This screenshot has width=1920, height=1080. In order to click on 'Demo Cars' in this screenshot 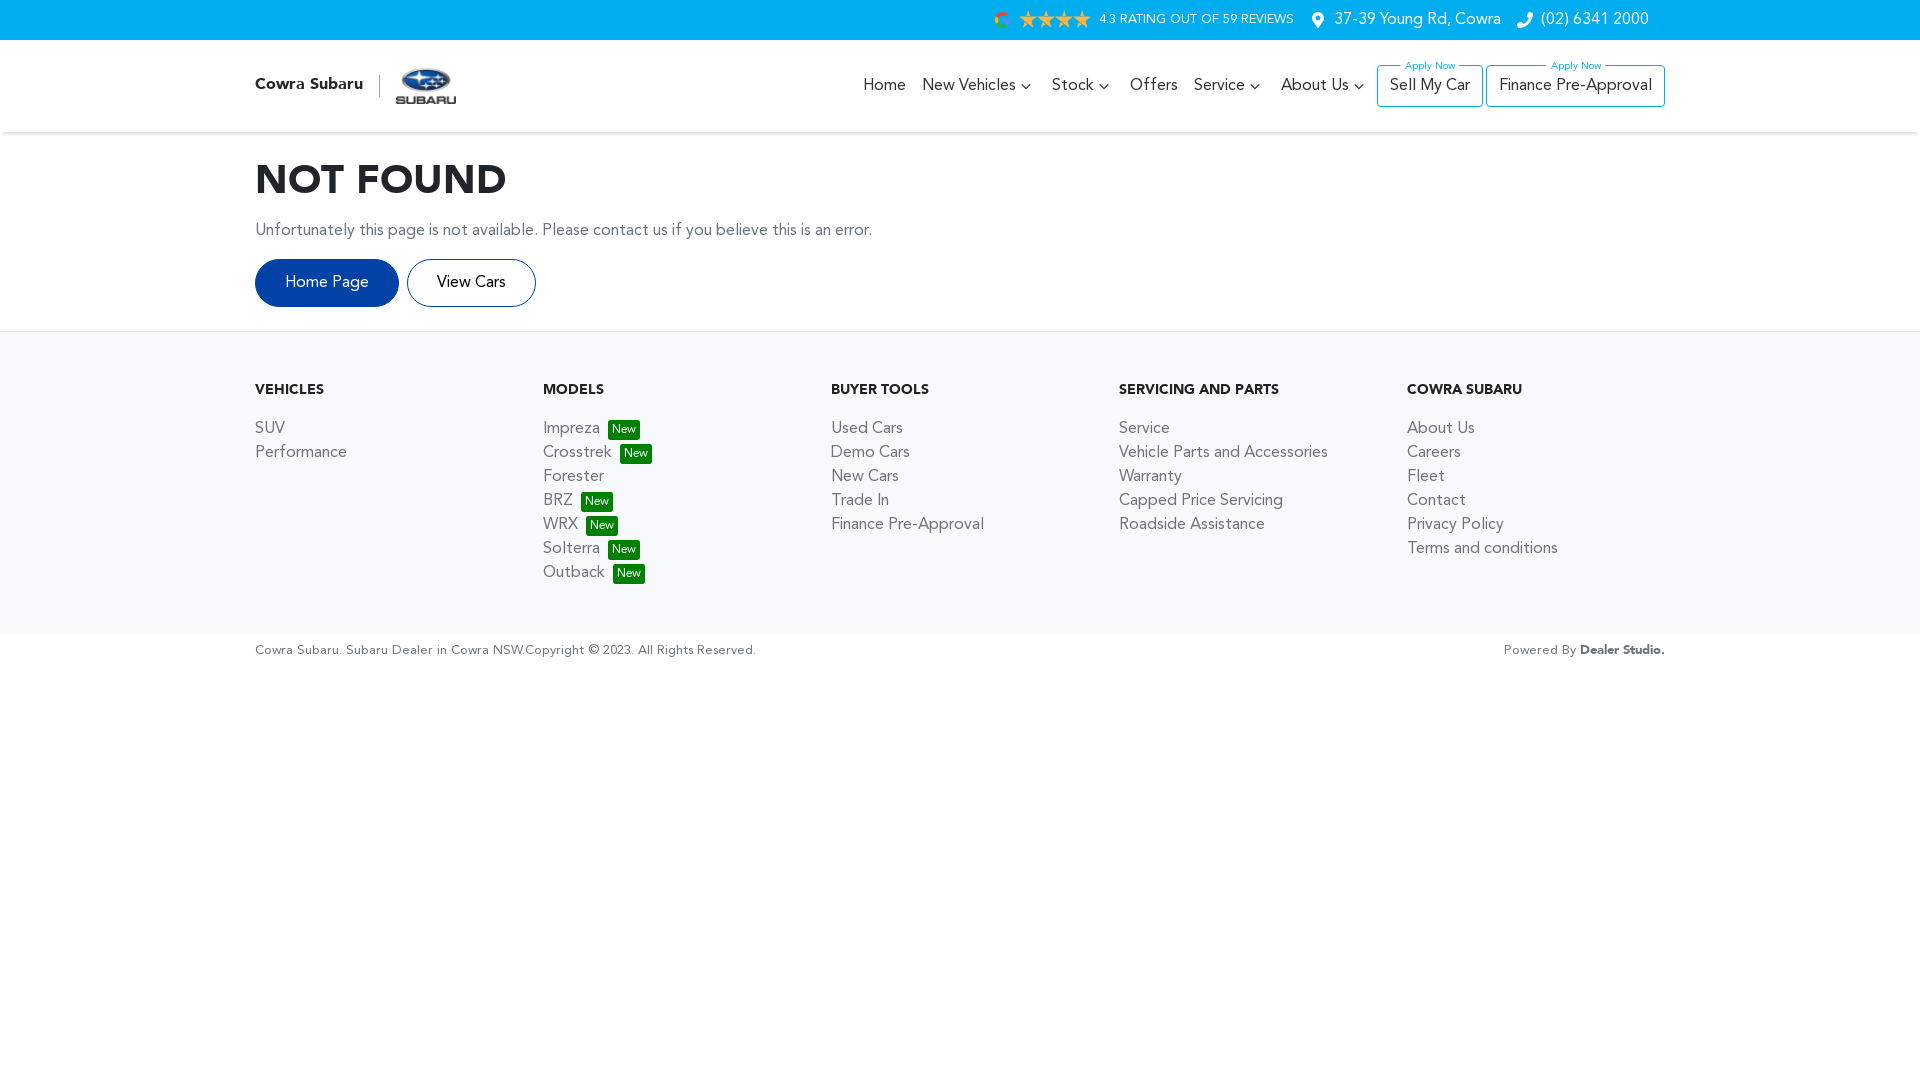, I will do `click(870, 452)`.